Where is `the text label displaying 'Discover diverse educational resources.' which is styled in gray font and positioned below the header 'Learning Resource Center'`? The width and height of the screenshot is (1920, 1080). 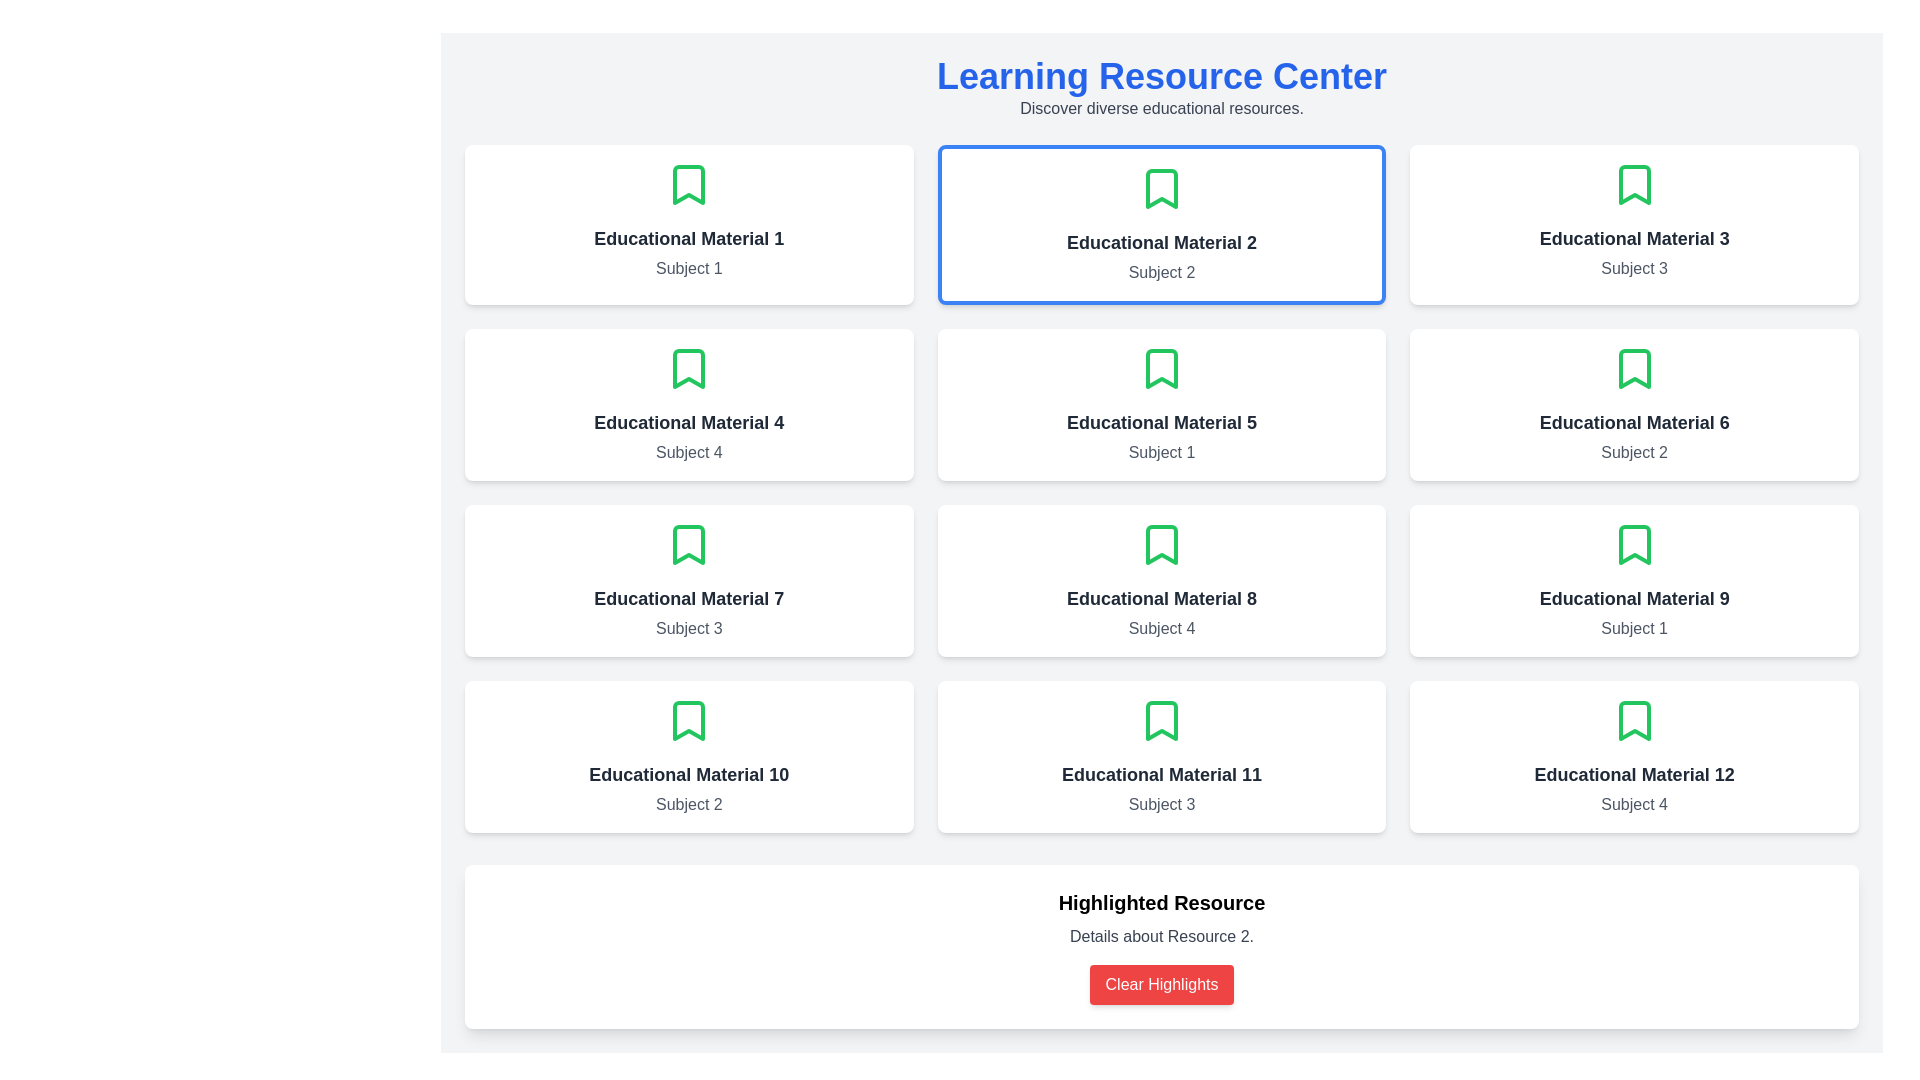 the text label displaying 'Discover diverse educational resources.' which is styled in gray font and positioned below the header 'Learning Resource Center' is located at coordinates (1161, 108).